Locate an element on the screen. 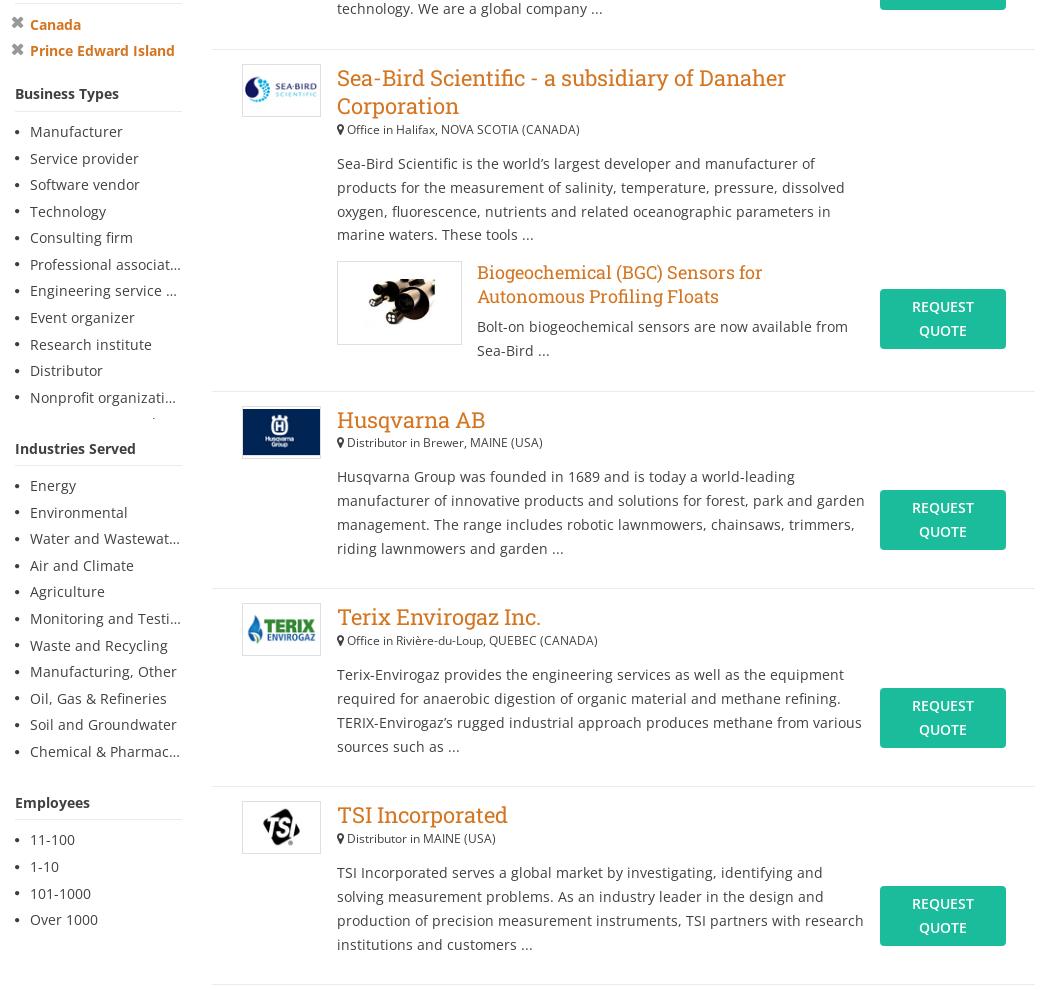 The image size is (1050, 990). '2' is located at coordinates (564, 294).